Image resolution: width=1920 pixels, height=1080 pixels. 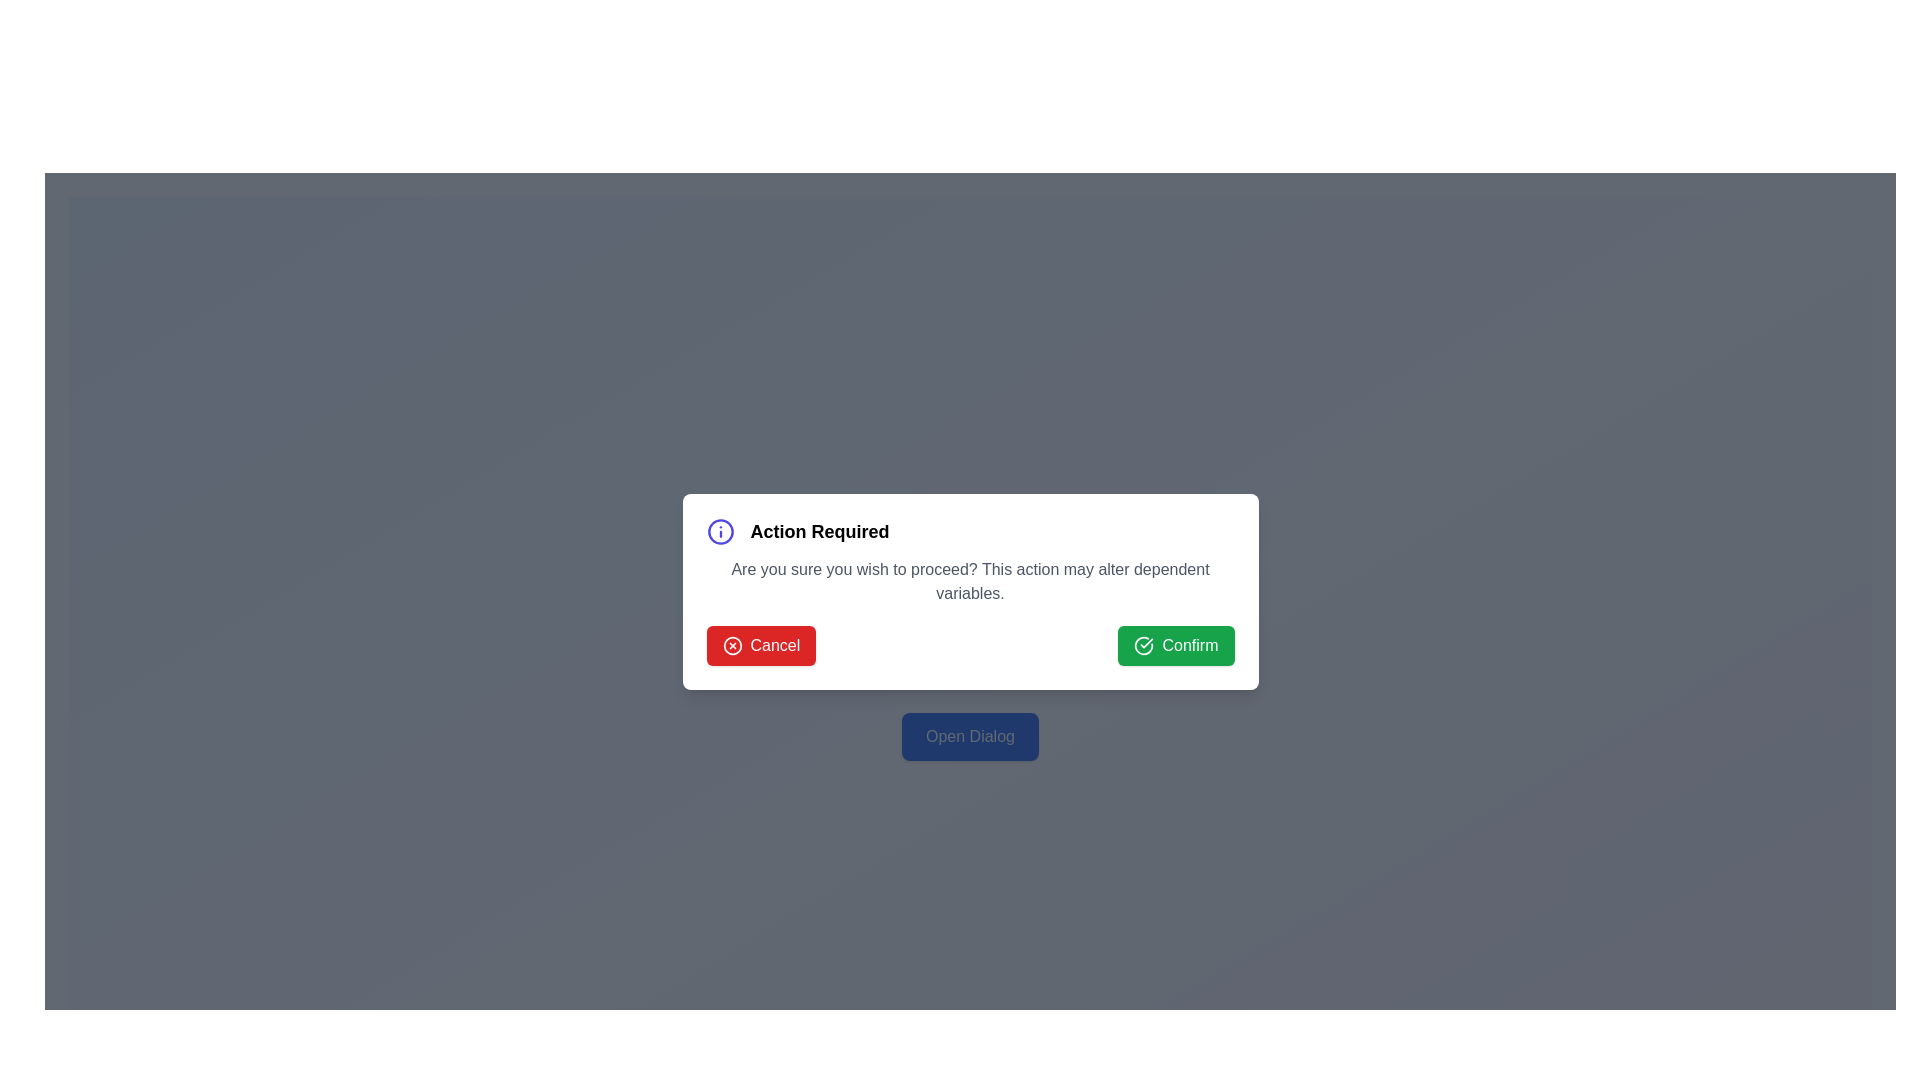 I want to click on the filled circle icon located in the header section of the modal dialog box, near the text 'Action Required', so click(x=731, y=645).